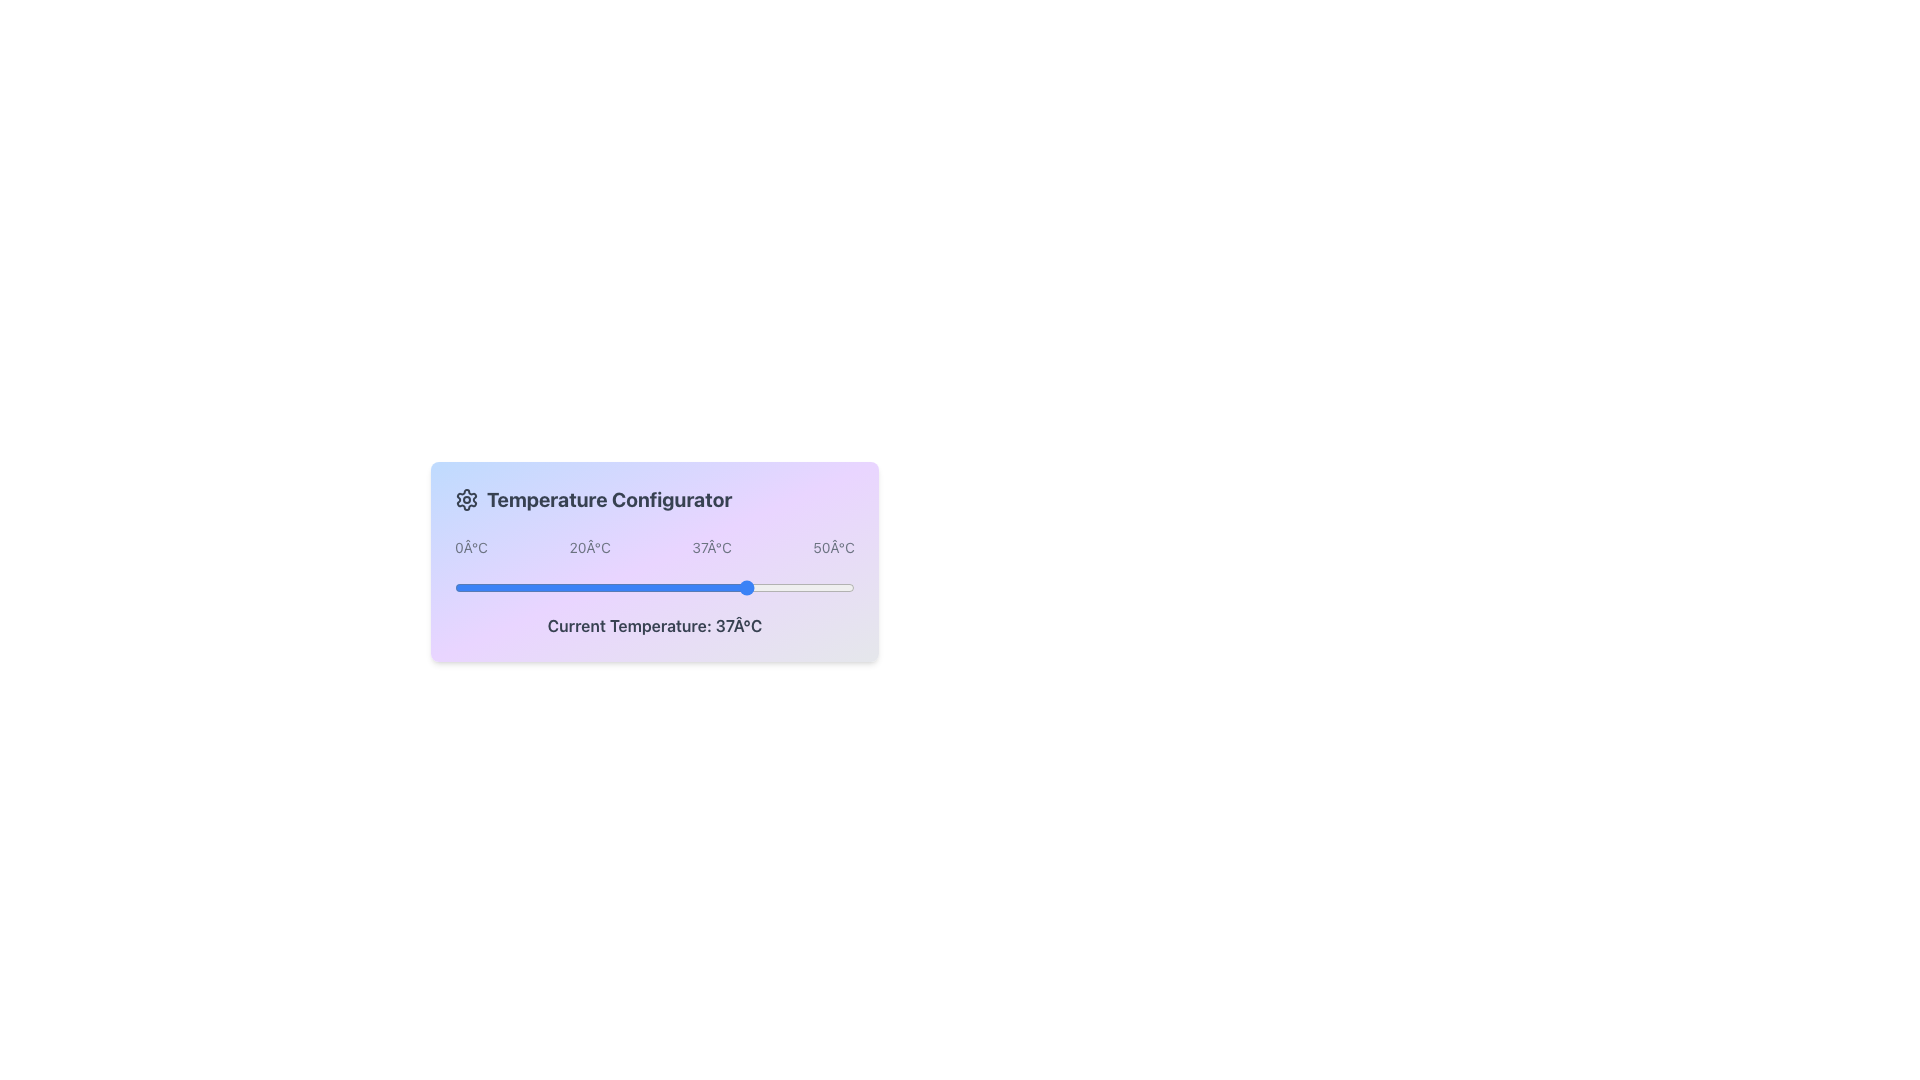  I want to click on the temperature, so click(558, 586).